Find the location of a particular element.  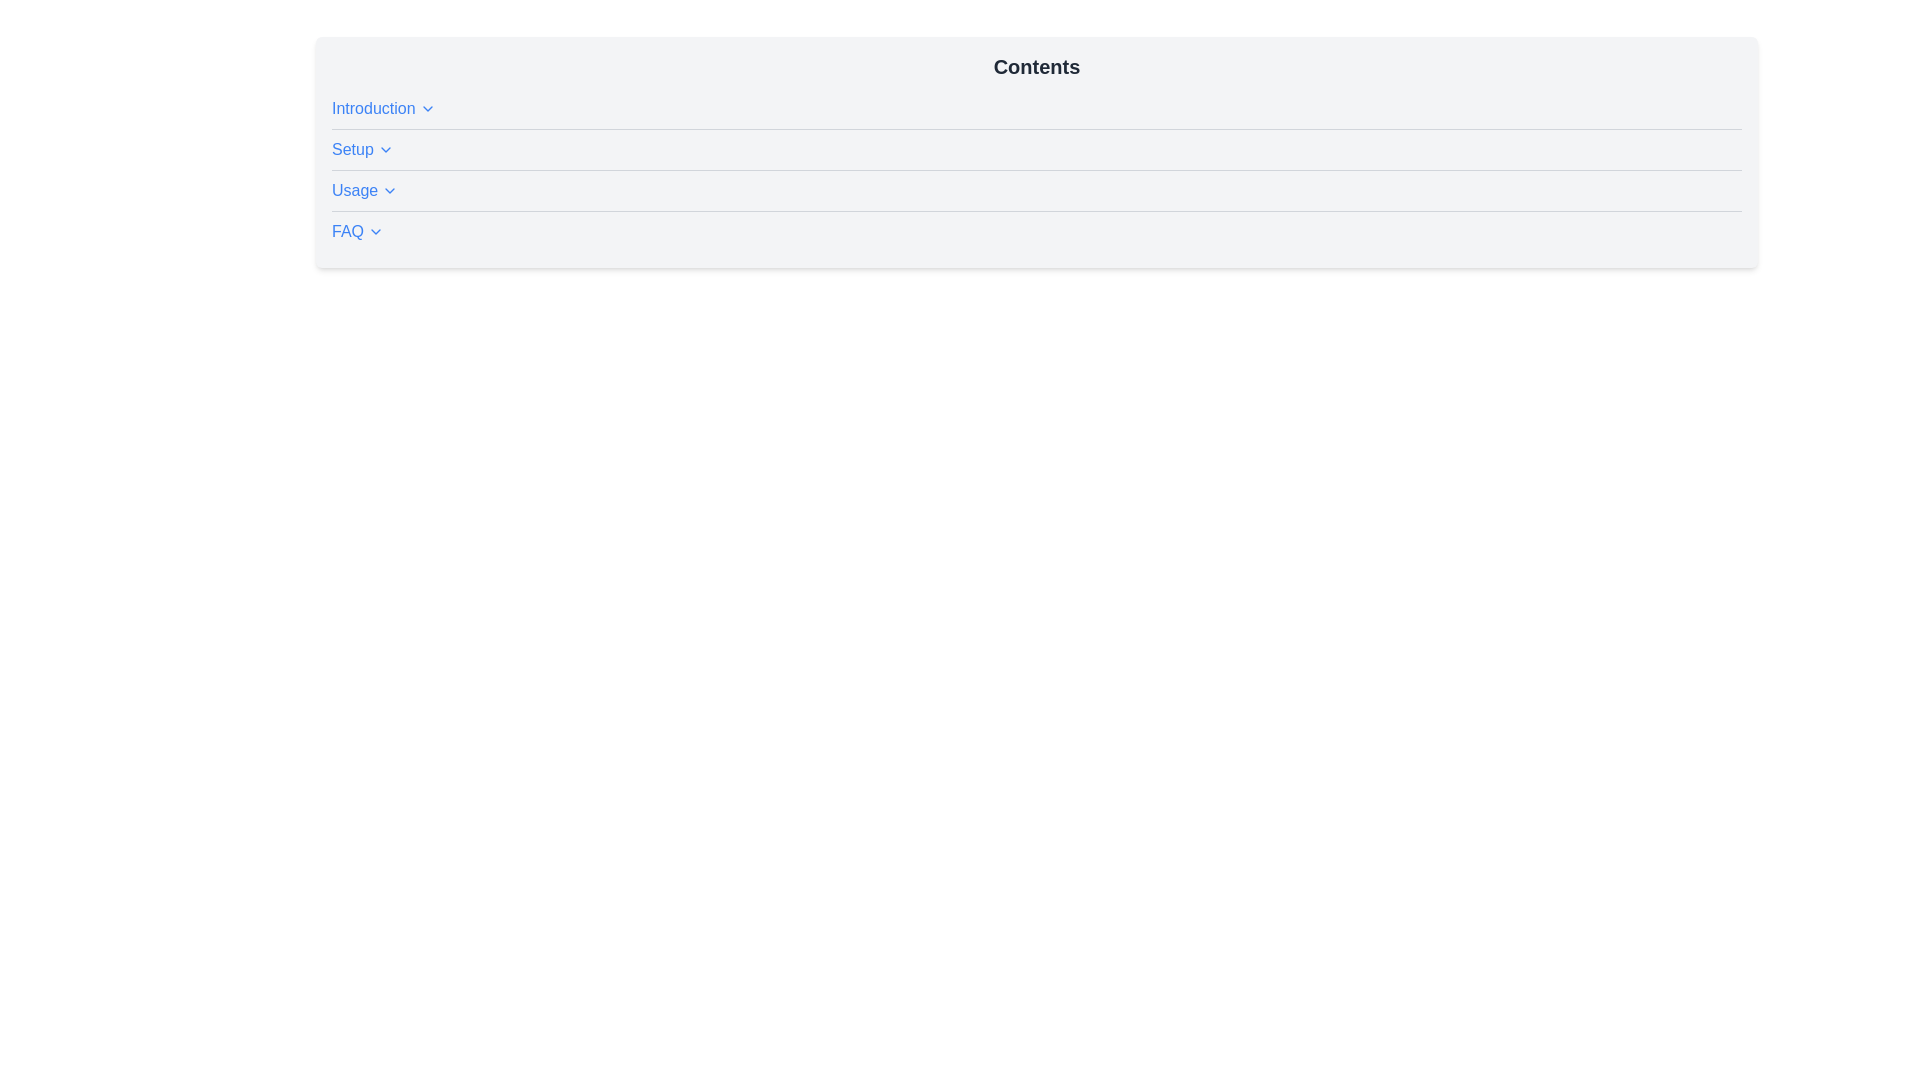

the small downward arrow icon positioned to the right of the 'FAQ' text is located at coordinates (375, 230).